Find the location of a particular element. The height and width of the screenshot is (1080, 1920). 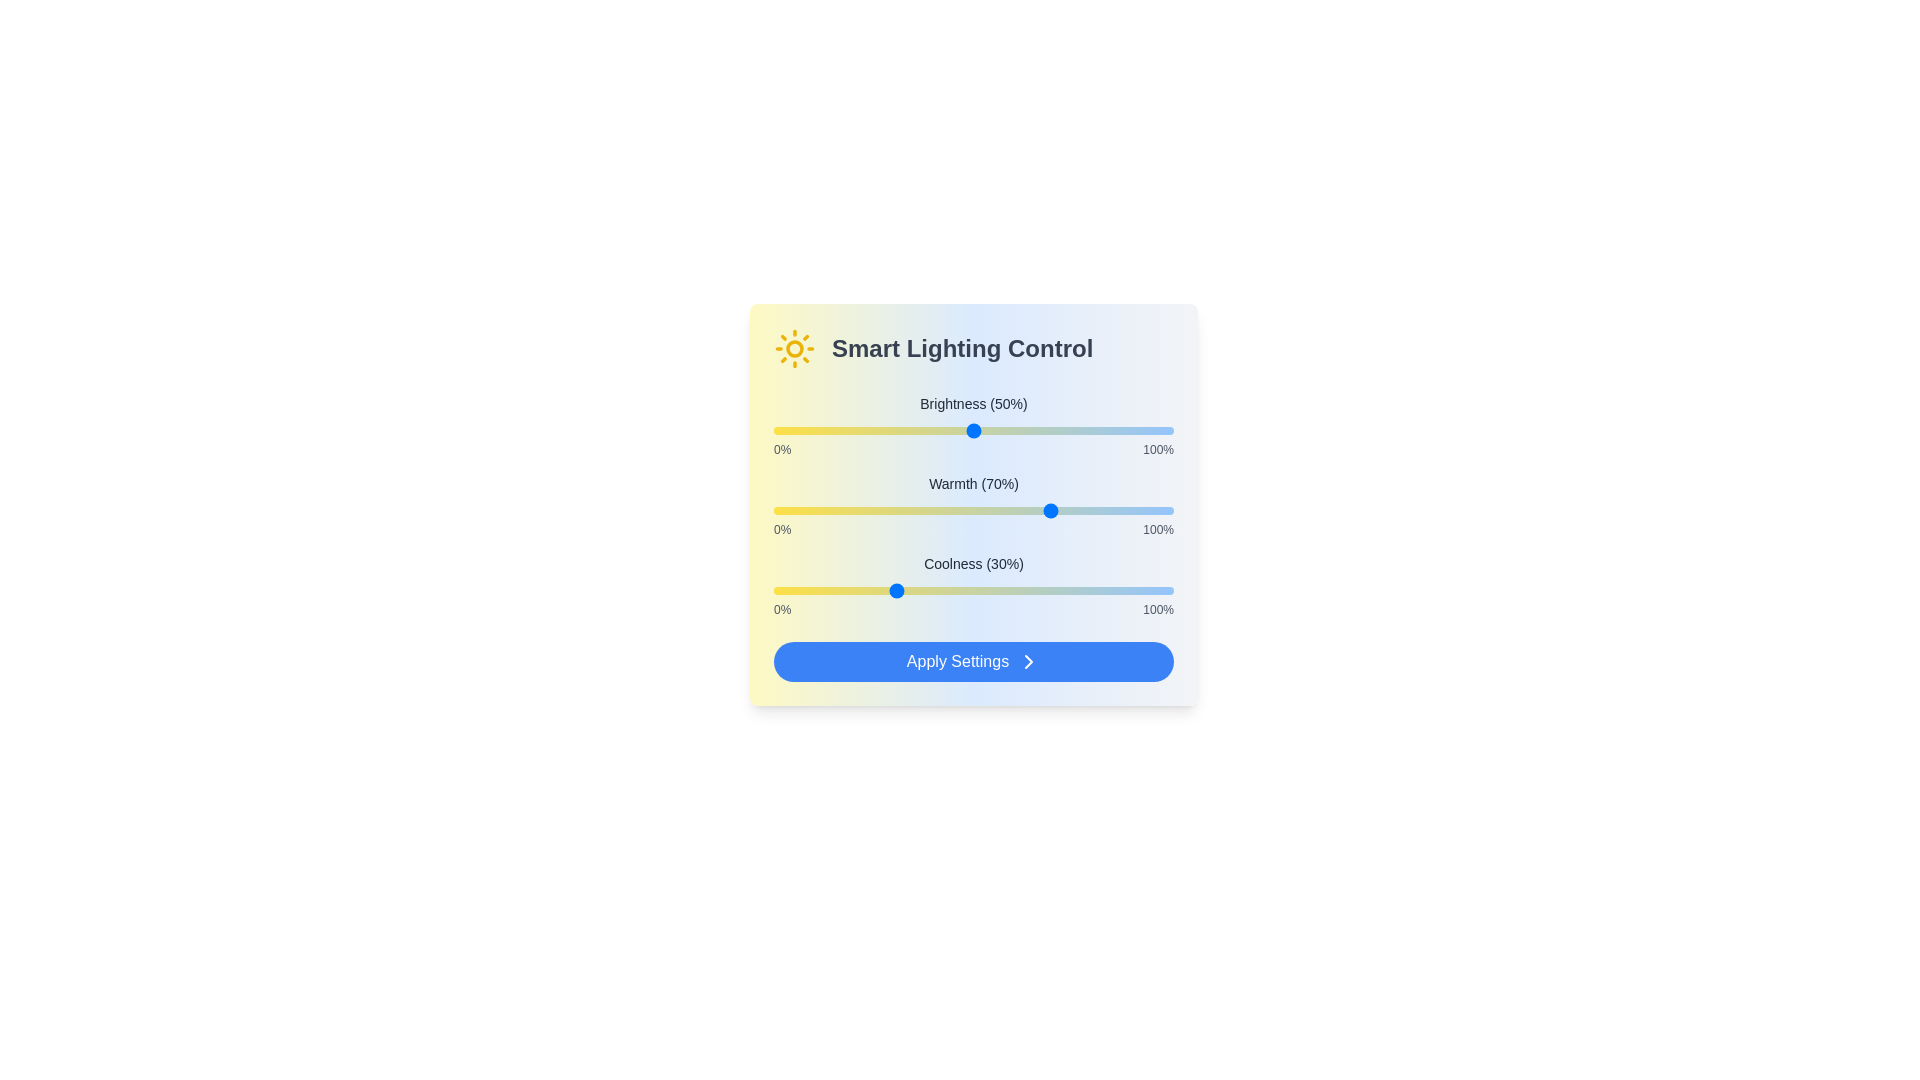

the brightness slider to 66% is located at coordinates (1037, 430).